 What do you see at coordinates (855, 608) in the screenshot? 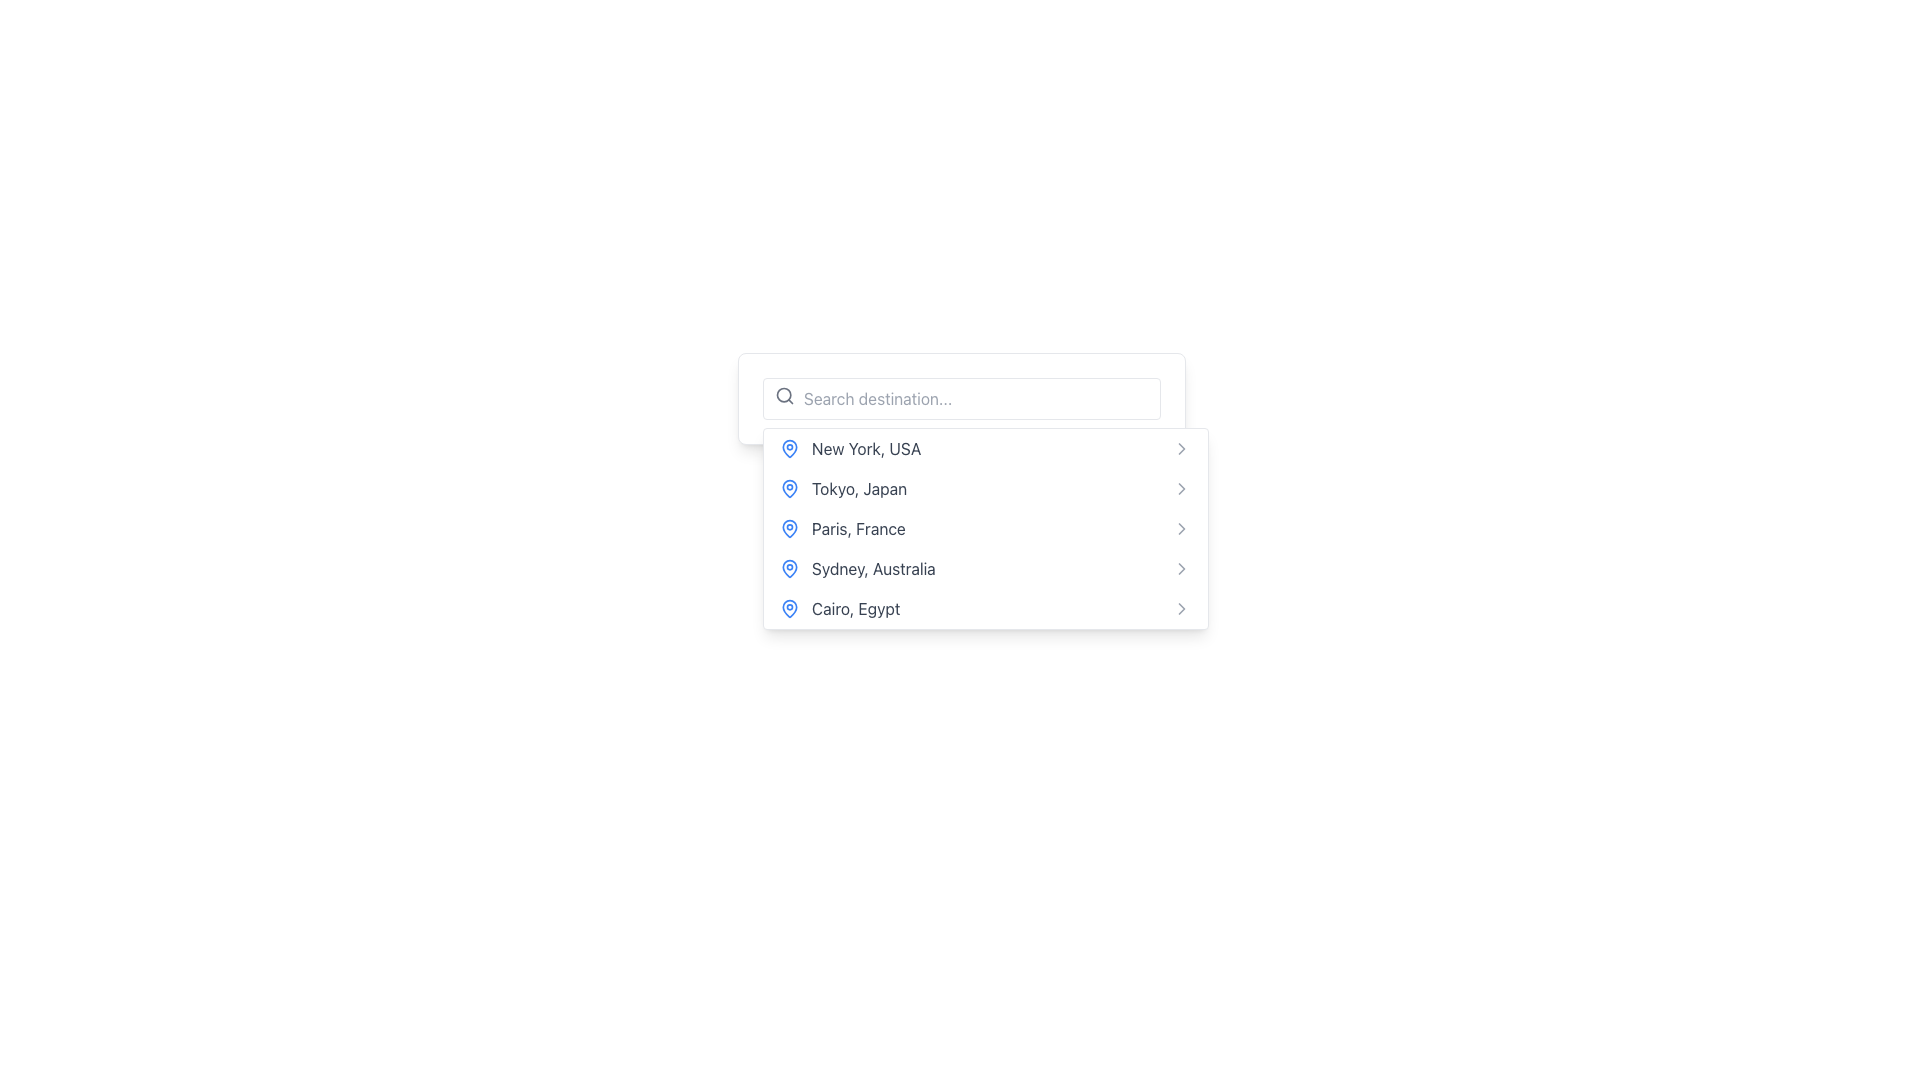
I see `the text label displaying 'Cairo, Egypt'` at bounding box center [855, 608].